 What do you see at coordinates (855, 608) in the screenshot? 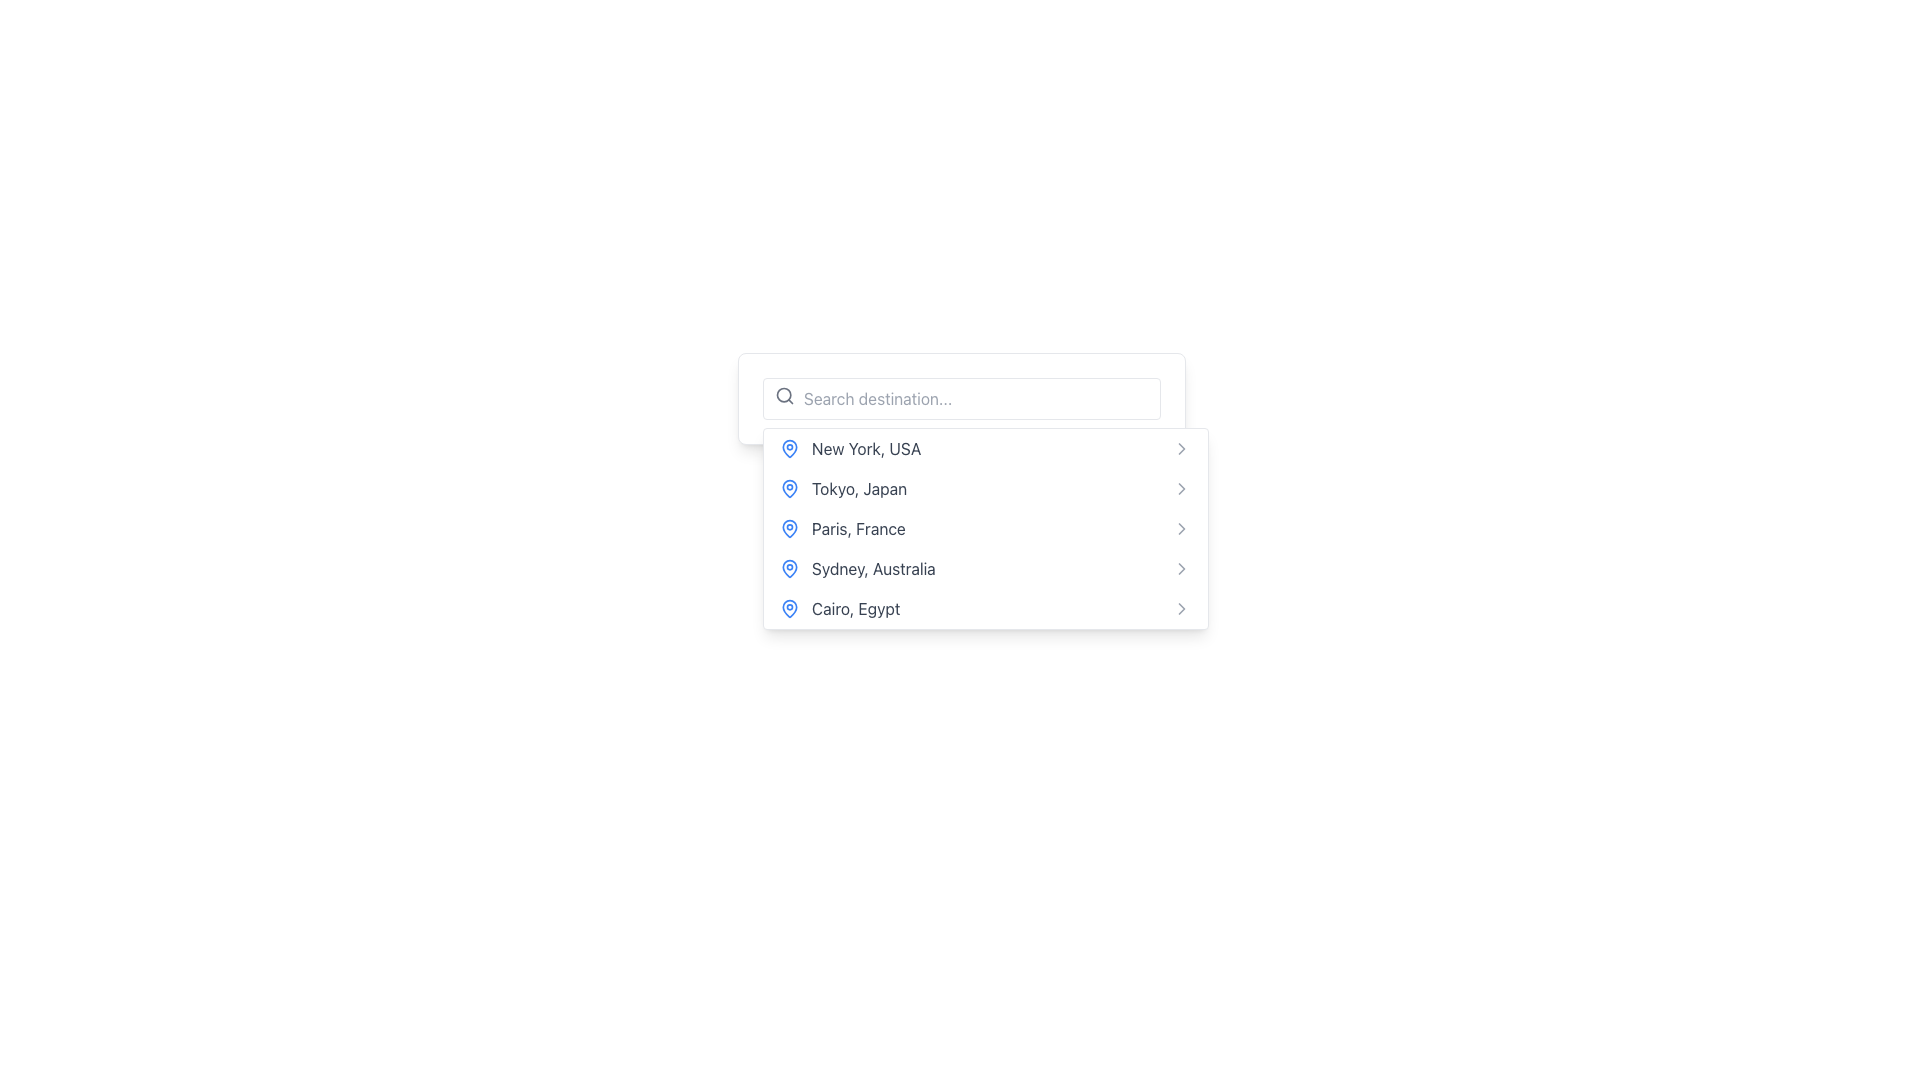
I see `the text label displaying 'Cairo, Egypt'` at bounding box center [855, 608].